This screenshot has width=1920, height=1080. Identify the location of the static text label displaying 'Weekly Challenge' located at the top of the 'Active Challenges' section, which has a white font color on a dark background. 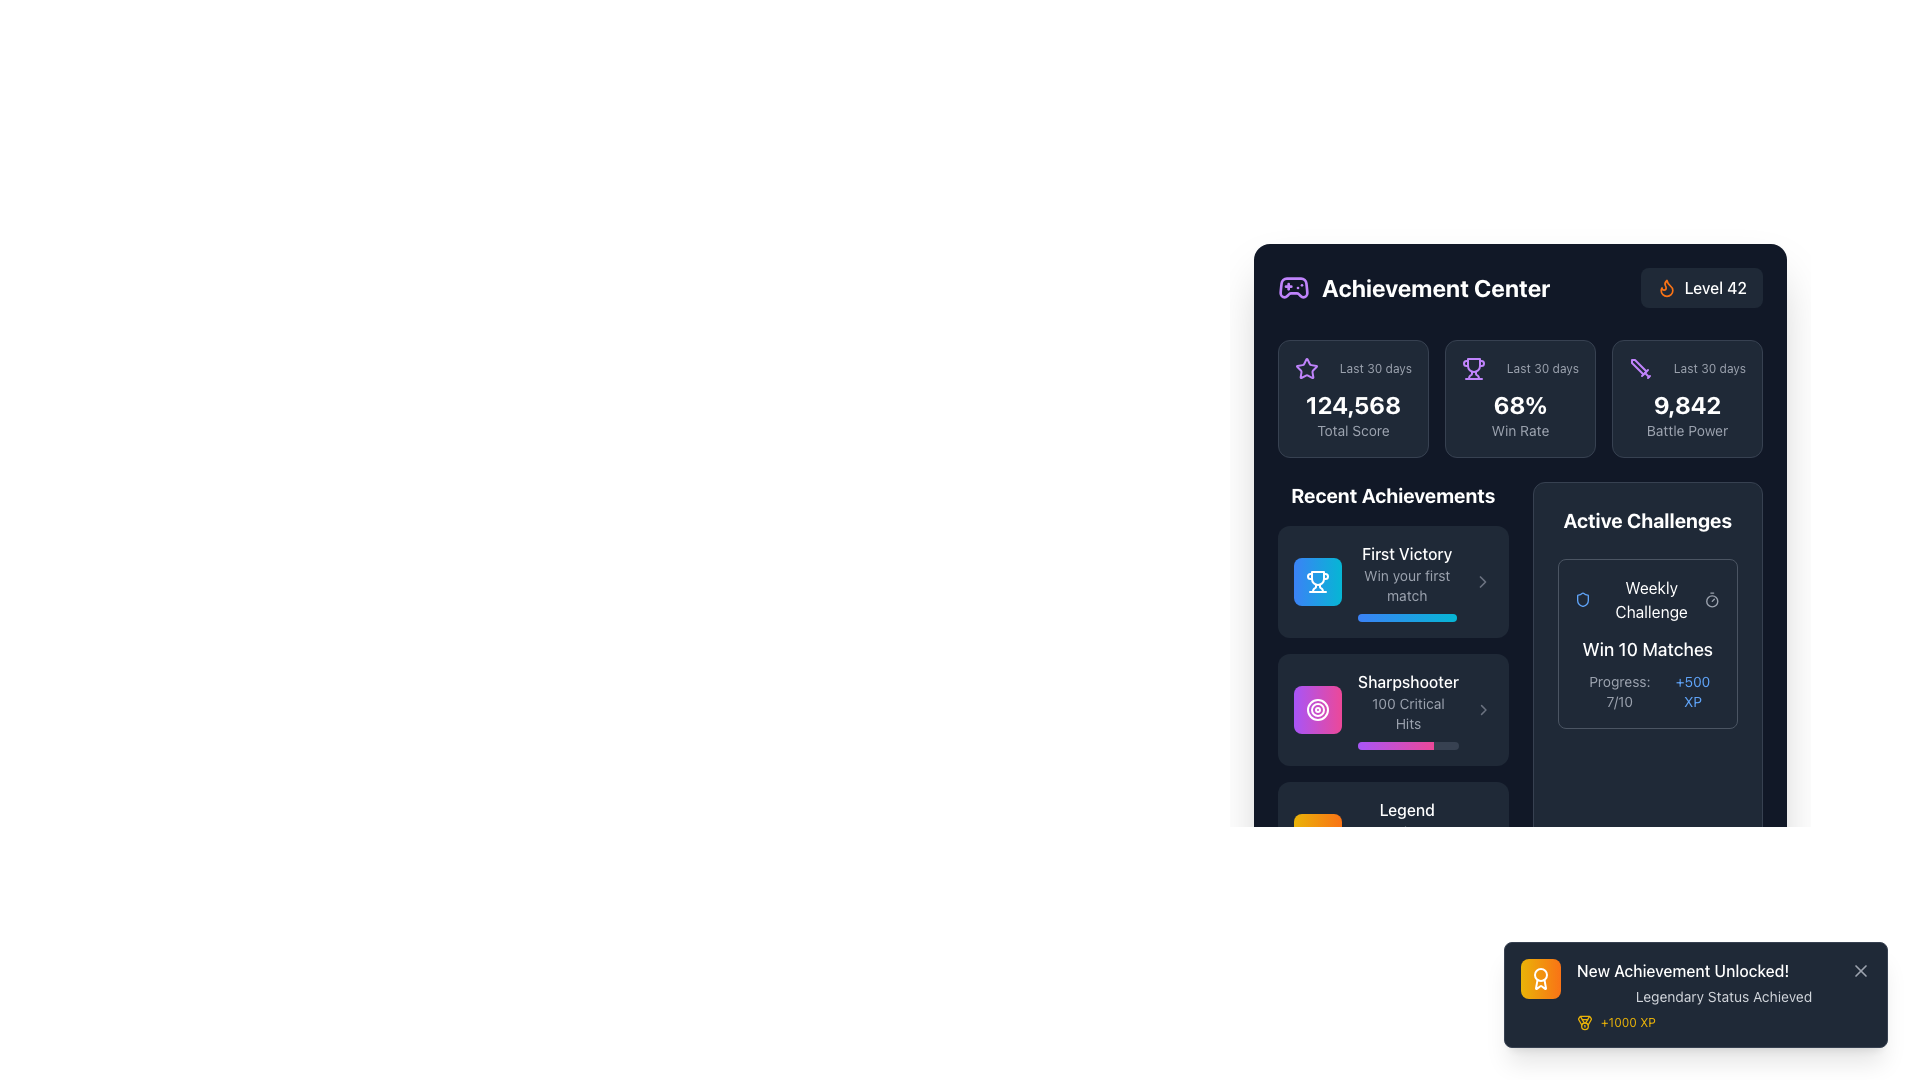
(1651, 599).